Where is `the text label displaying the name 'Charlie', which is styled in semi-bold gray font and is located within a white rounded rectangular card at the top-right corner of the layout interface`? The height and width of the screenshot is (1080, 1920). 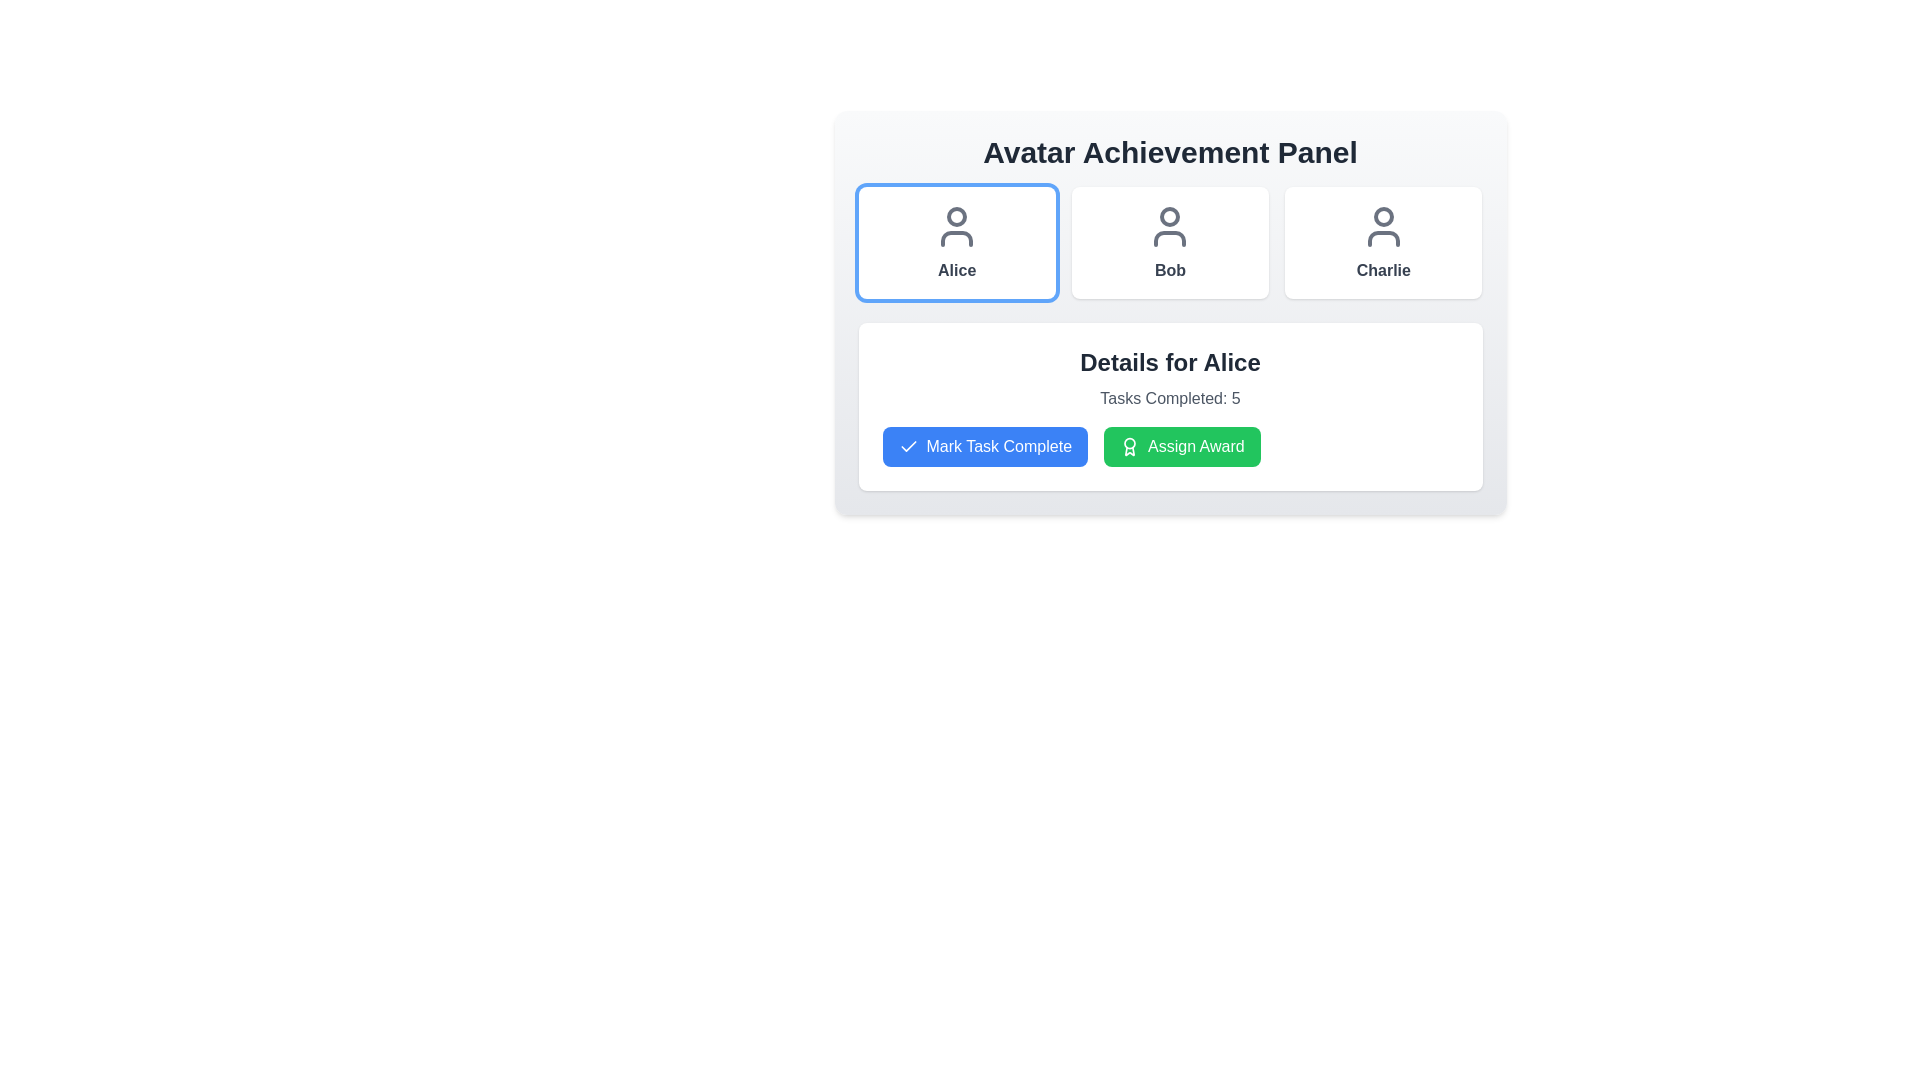 the text label displaying the name 'Charlie', which is styled in semi-bold gray font and is located within a white rounded rectangular card at the top-right corner of the layout interface is located at coordinates (1382, 270).